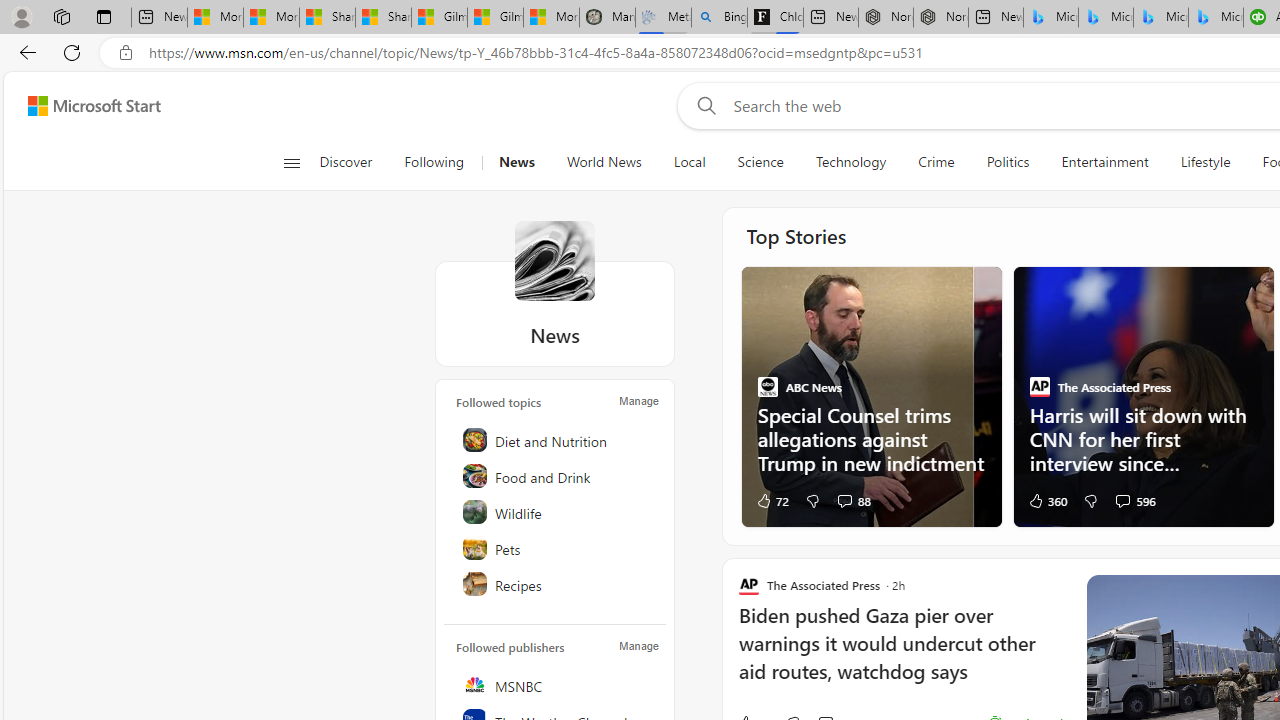  Describe the element at coordinates (496, 17) in the screenshot. I see `'Gilma and Hector both pose tropical trouble for Hawaii'` at that location.